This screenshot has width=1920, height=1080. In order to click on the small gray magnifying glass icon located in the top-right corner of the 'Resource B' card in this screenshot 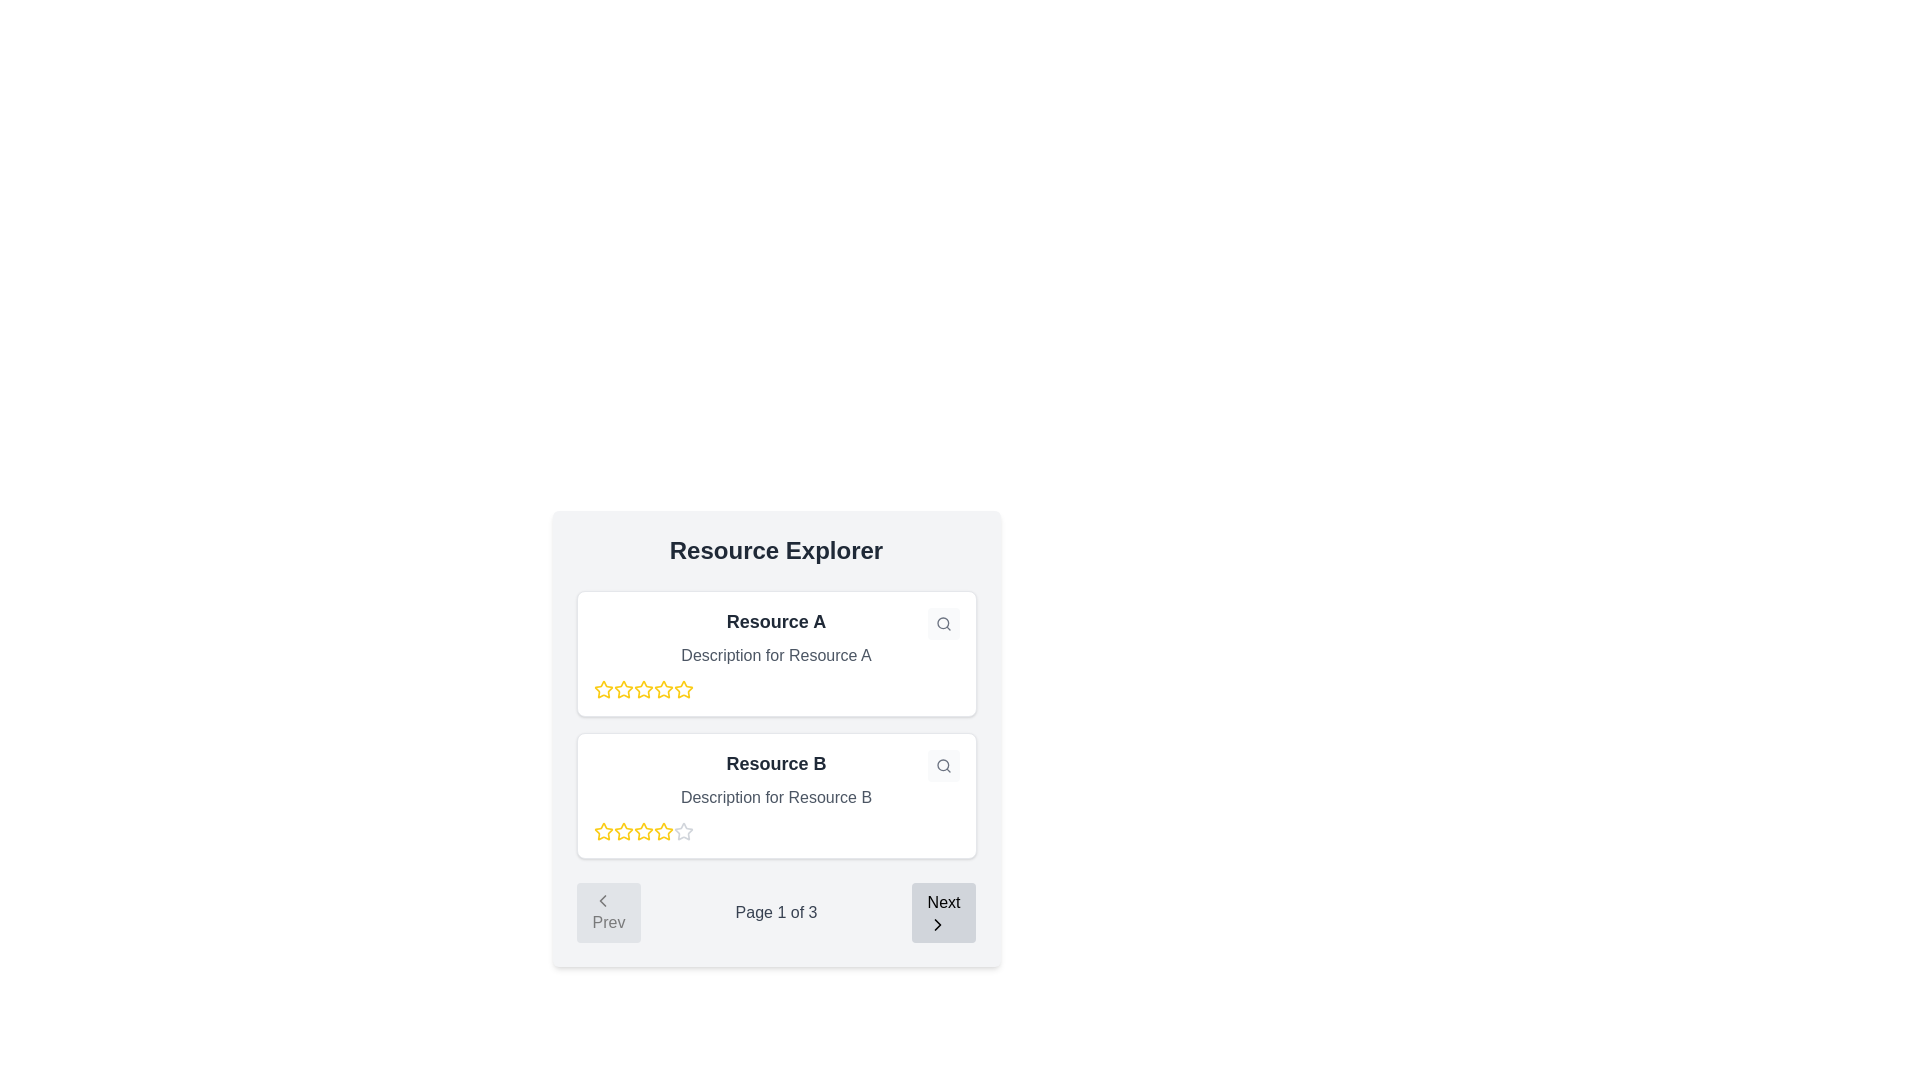, I will do `click(942, 623)`.